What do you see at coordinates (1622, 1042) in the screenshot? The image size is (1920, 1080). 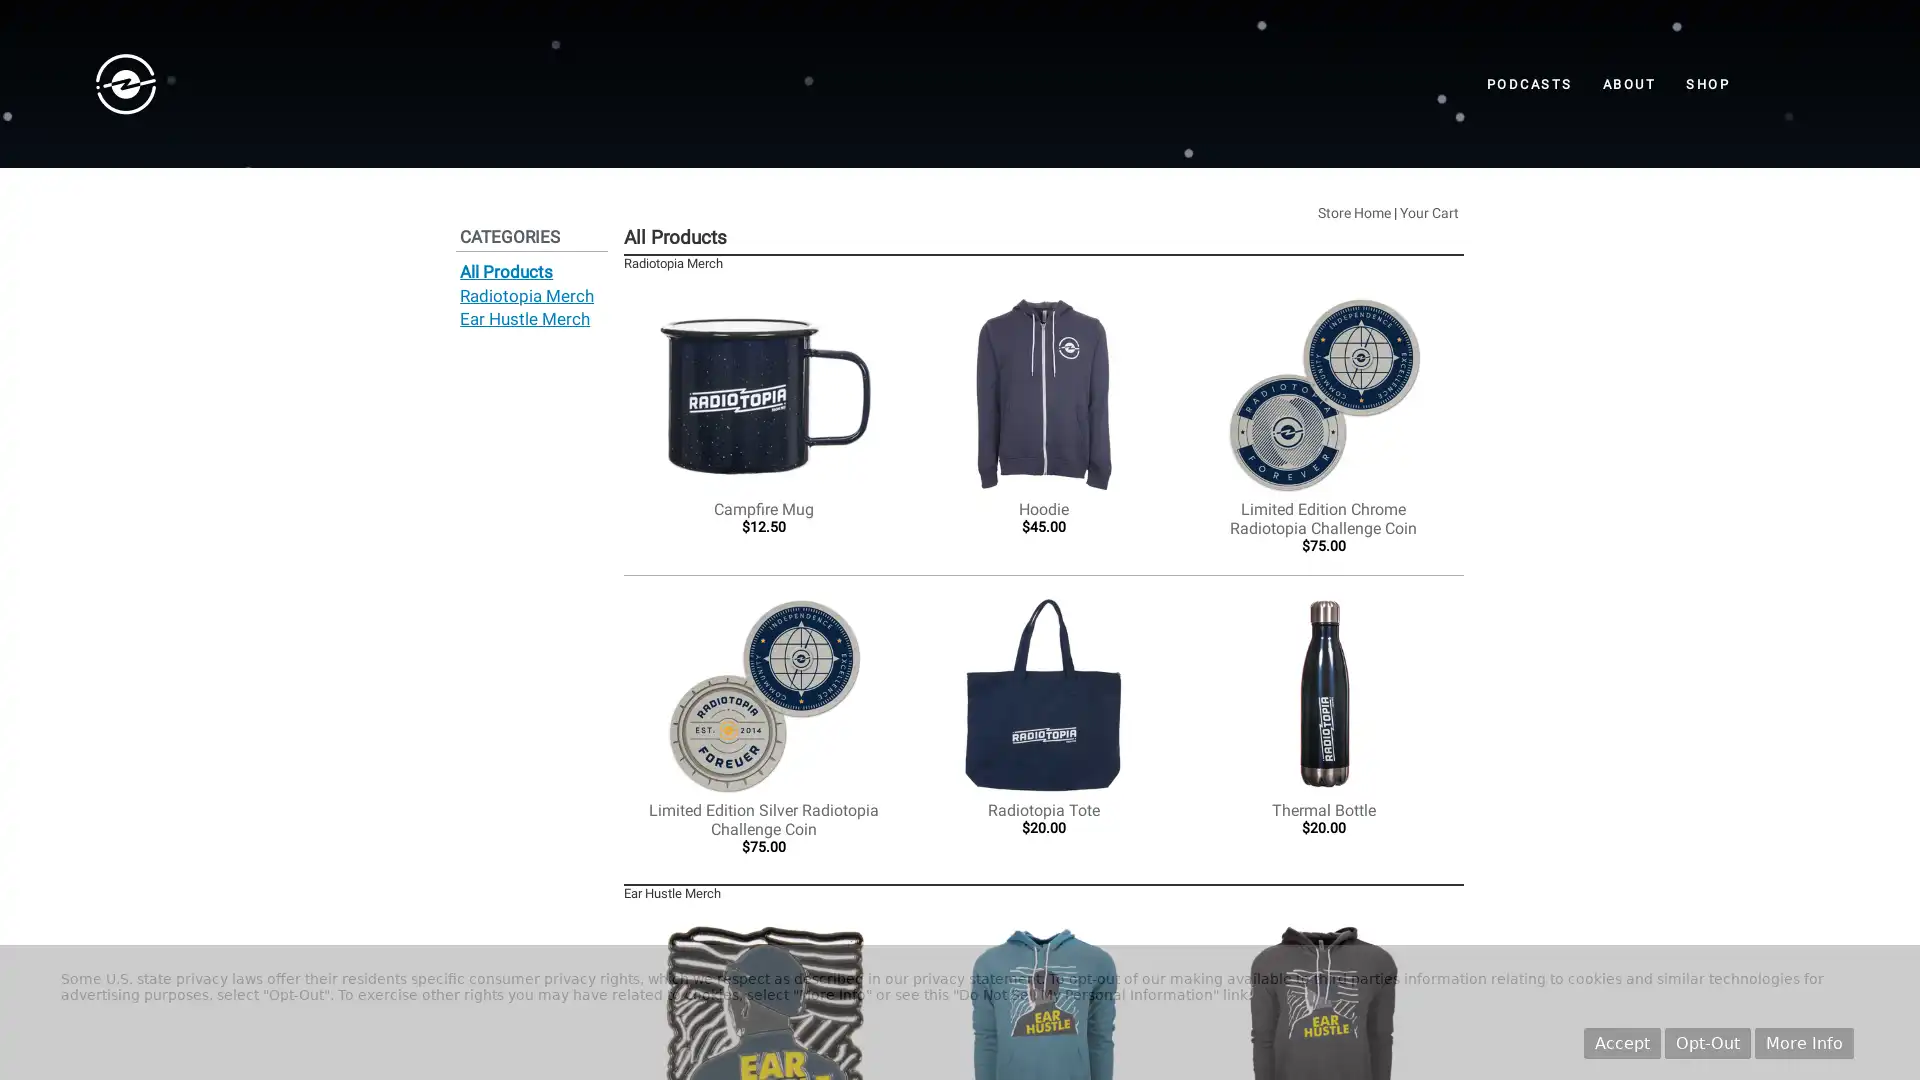 I see `Accept` at bounding box center [1622, 1042].